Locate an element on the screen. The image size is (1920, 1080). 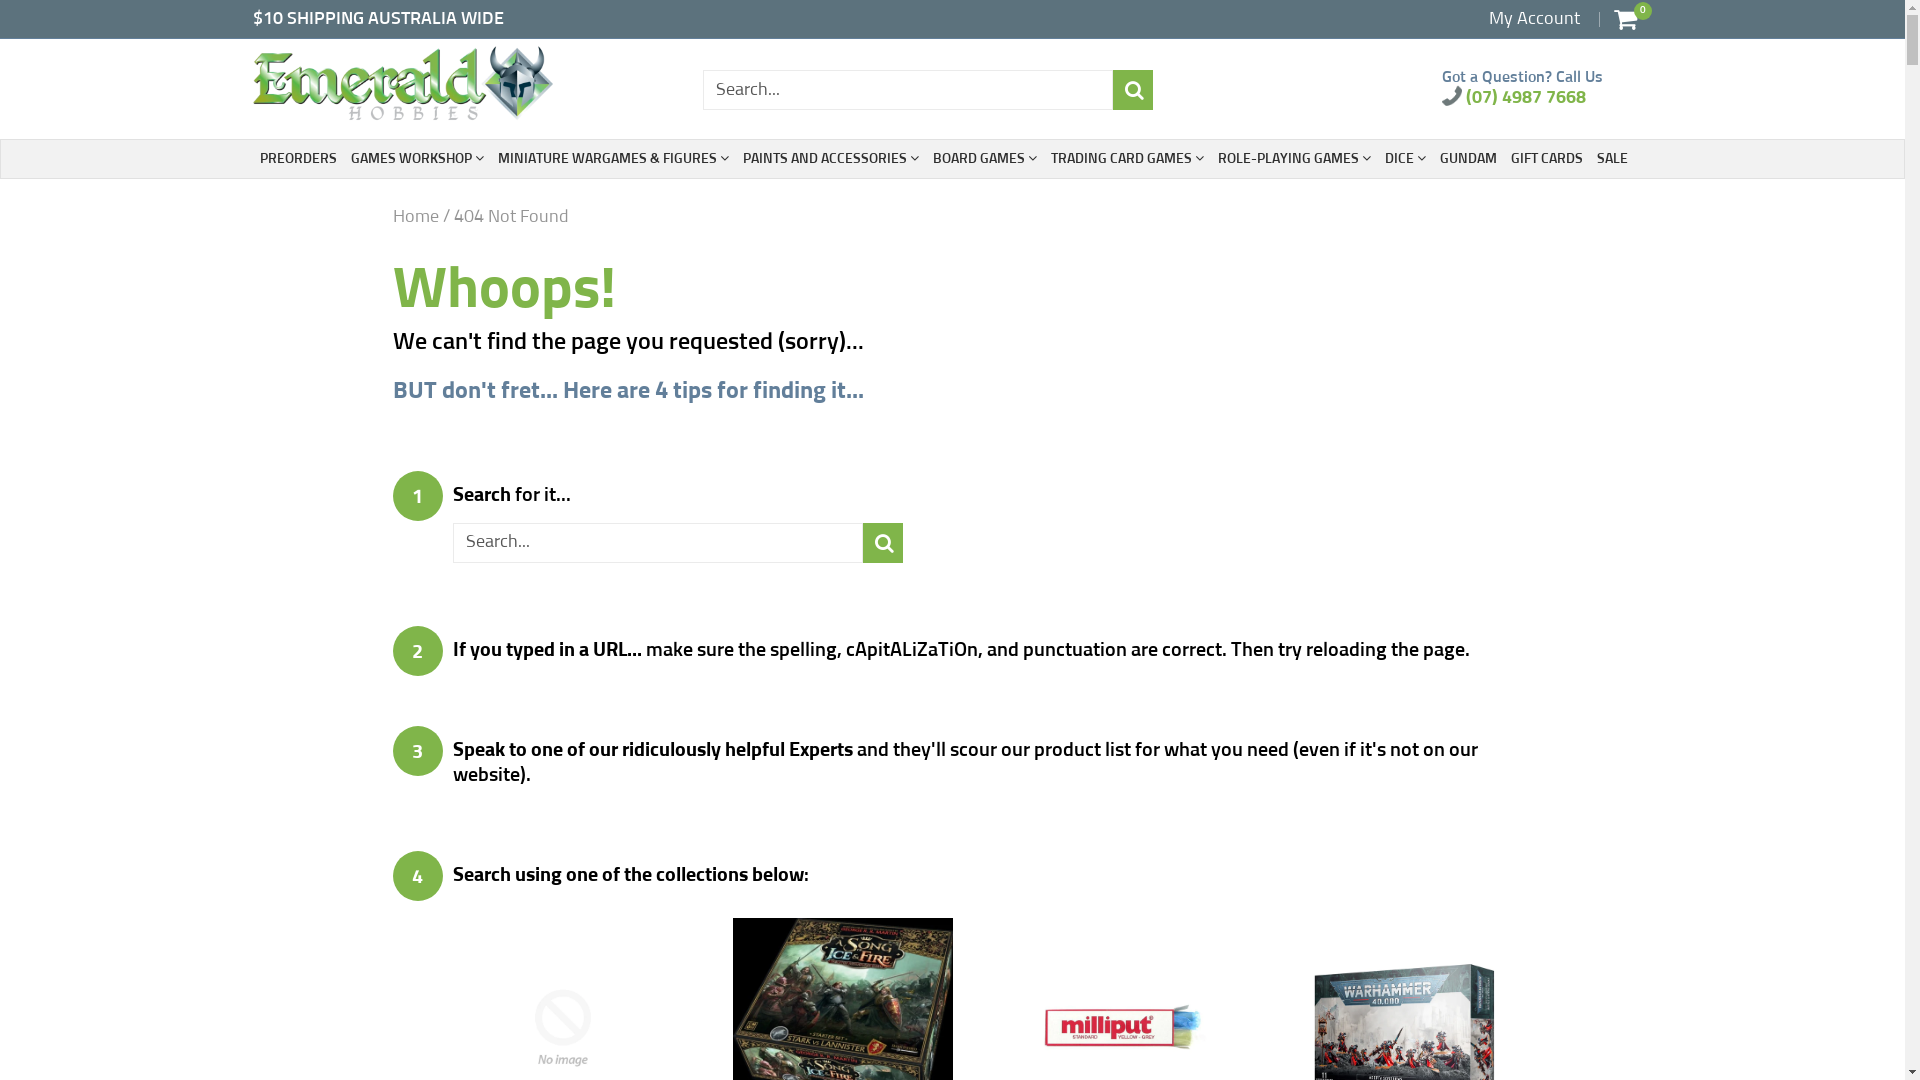
'0' is located at coordinates (1625, 19).